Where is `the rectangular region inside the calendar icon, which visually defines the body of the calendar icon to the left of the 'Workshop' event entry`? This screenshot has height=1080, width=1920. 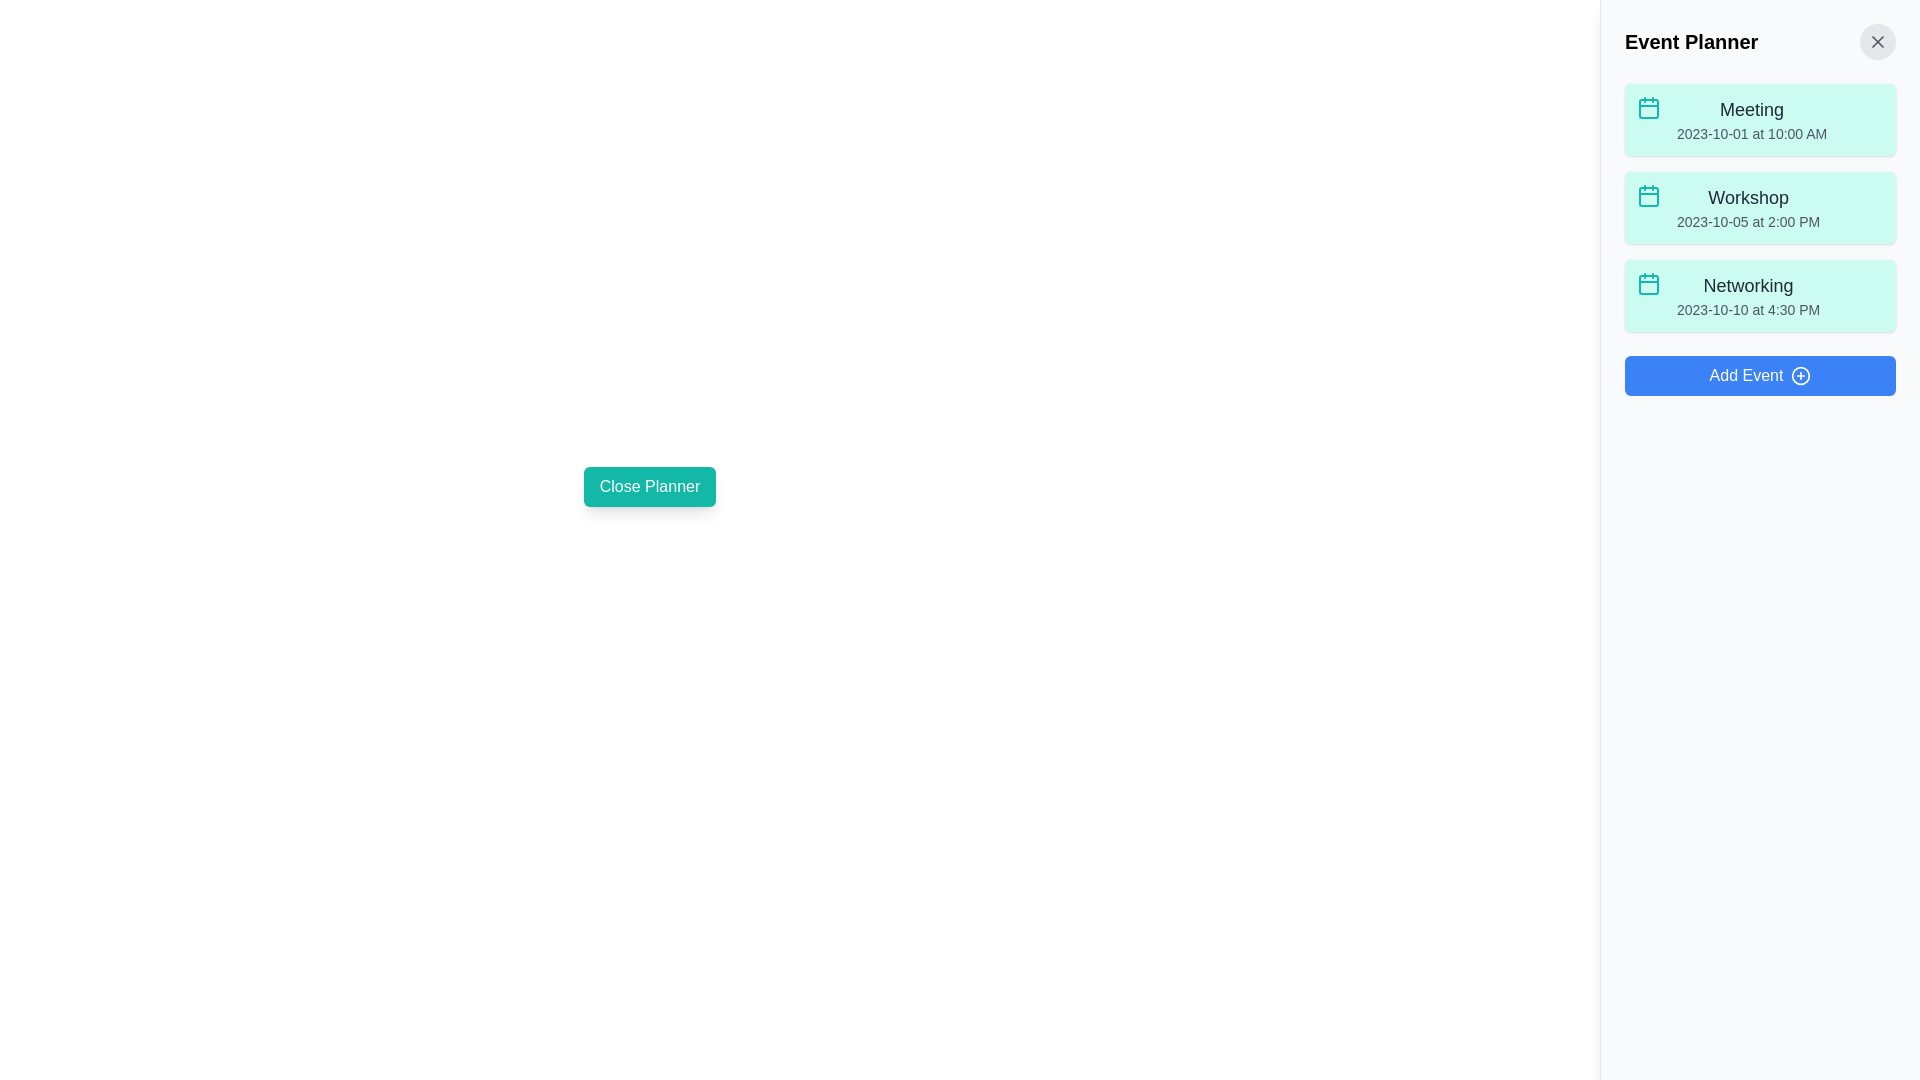 the rectangular region inside the calendar icon, which visually defines the body of the calendar icon to the left of the 'Workshop' event entry is located at coordinates (1649, 196).